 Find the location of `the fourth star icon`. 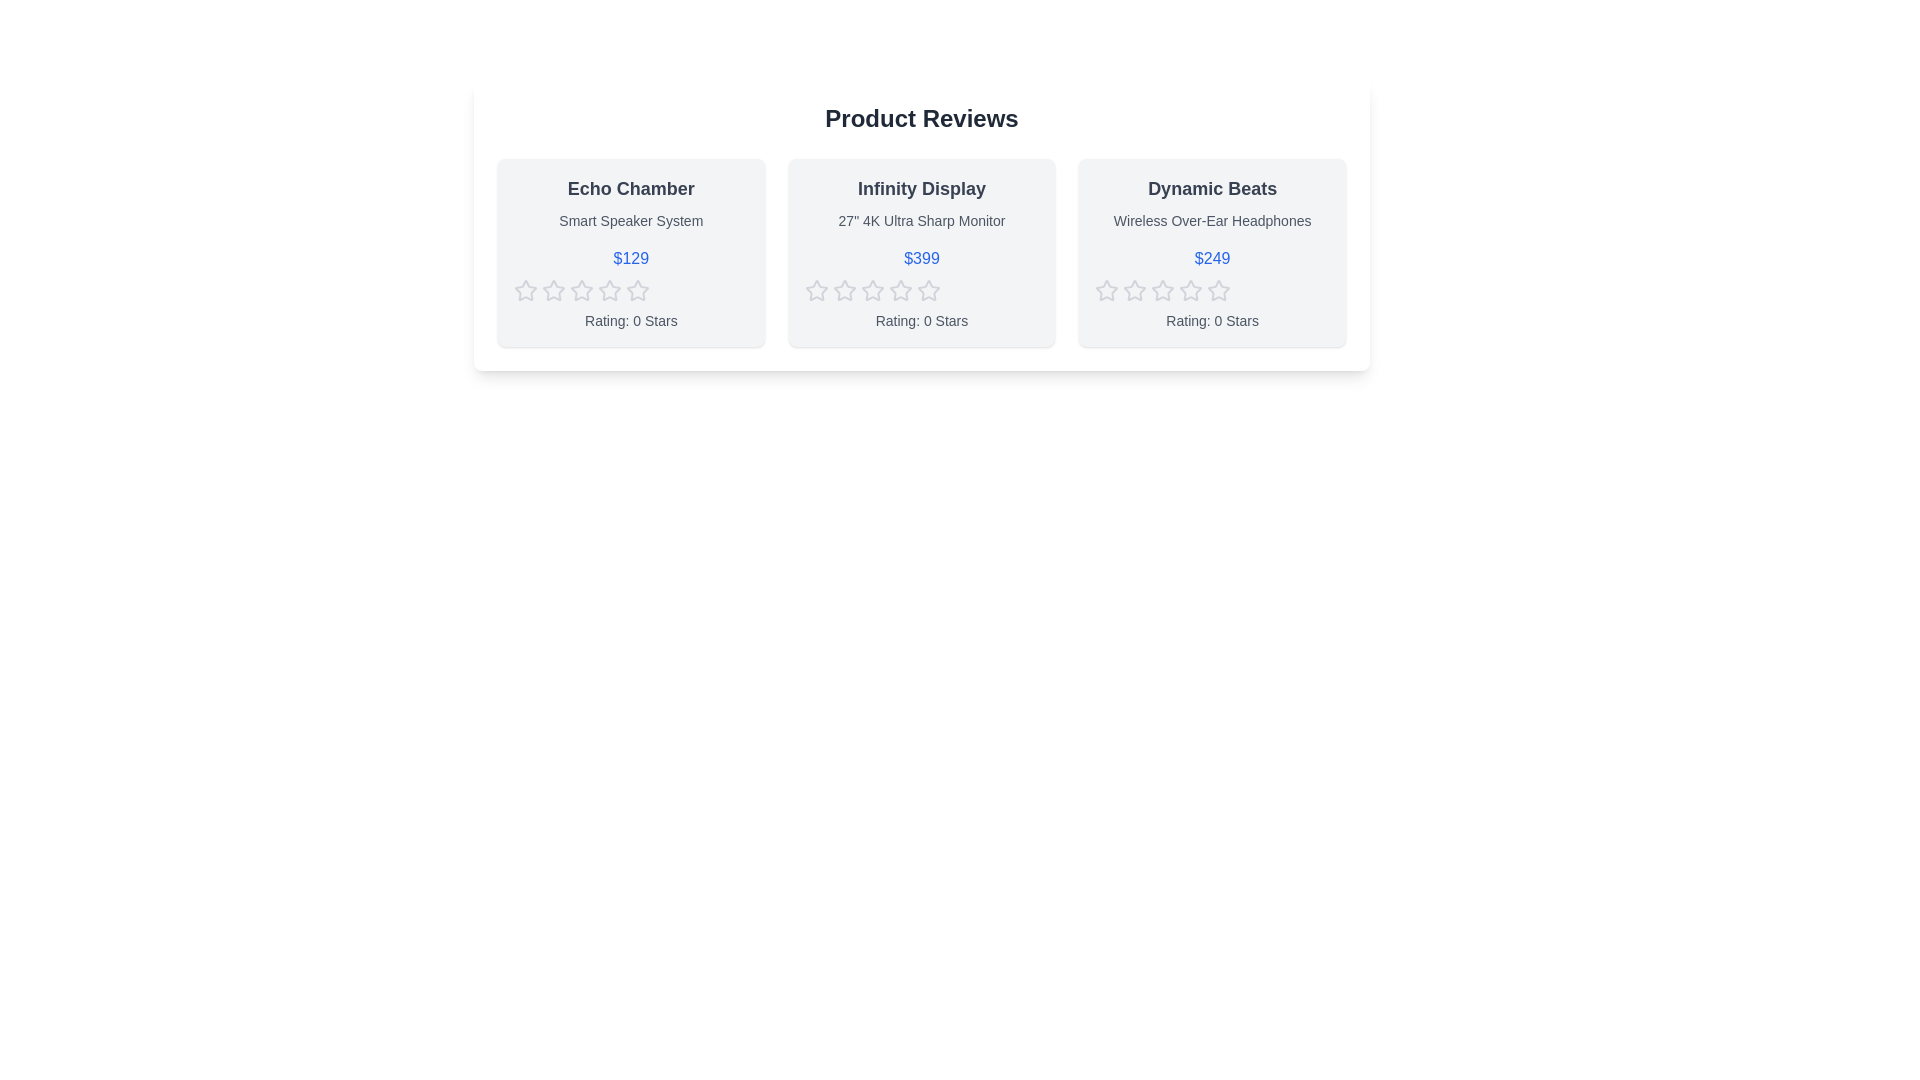

the fourth star icon is located at coordinates (927, 290).